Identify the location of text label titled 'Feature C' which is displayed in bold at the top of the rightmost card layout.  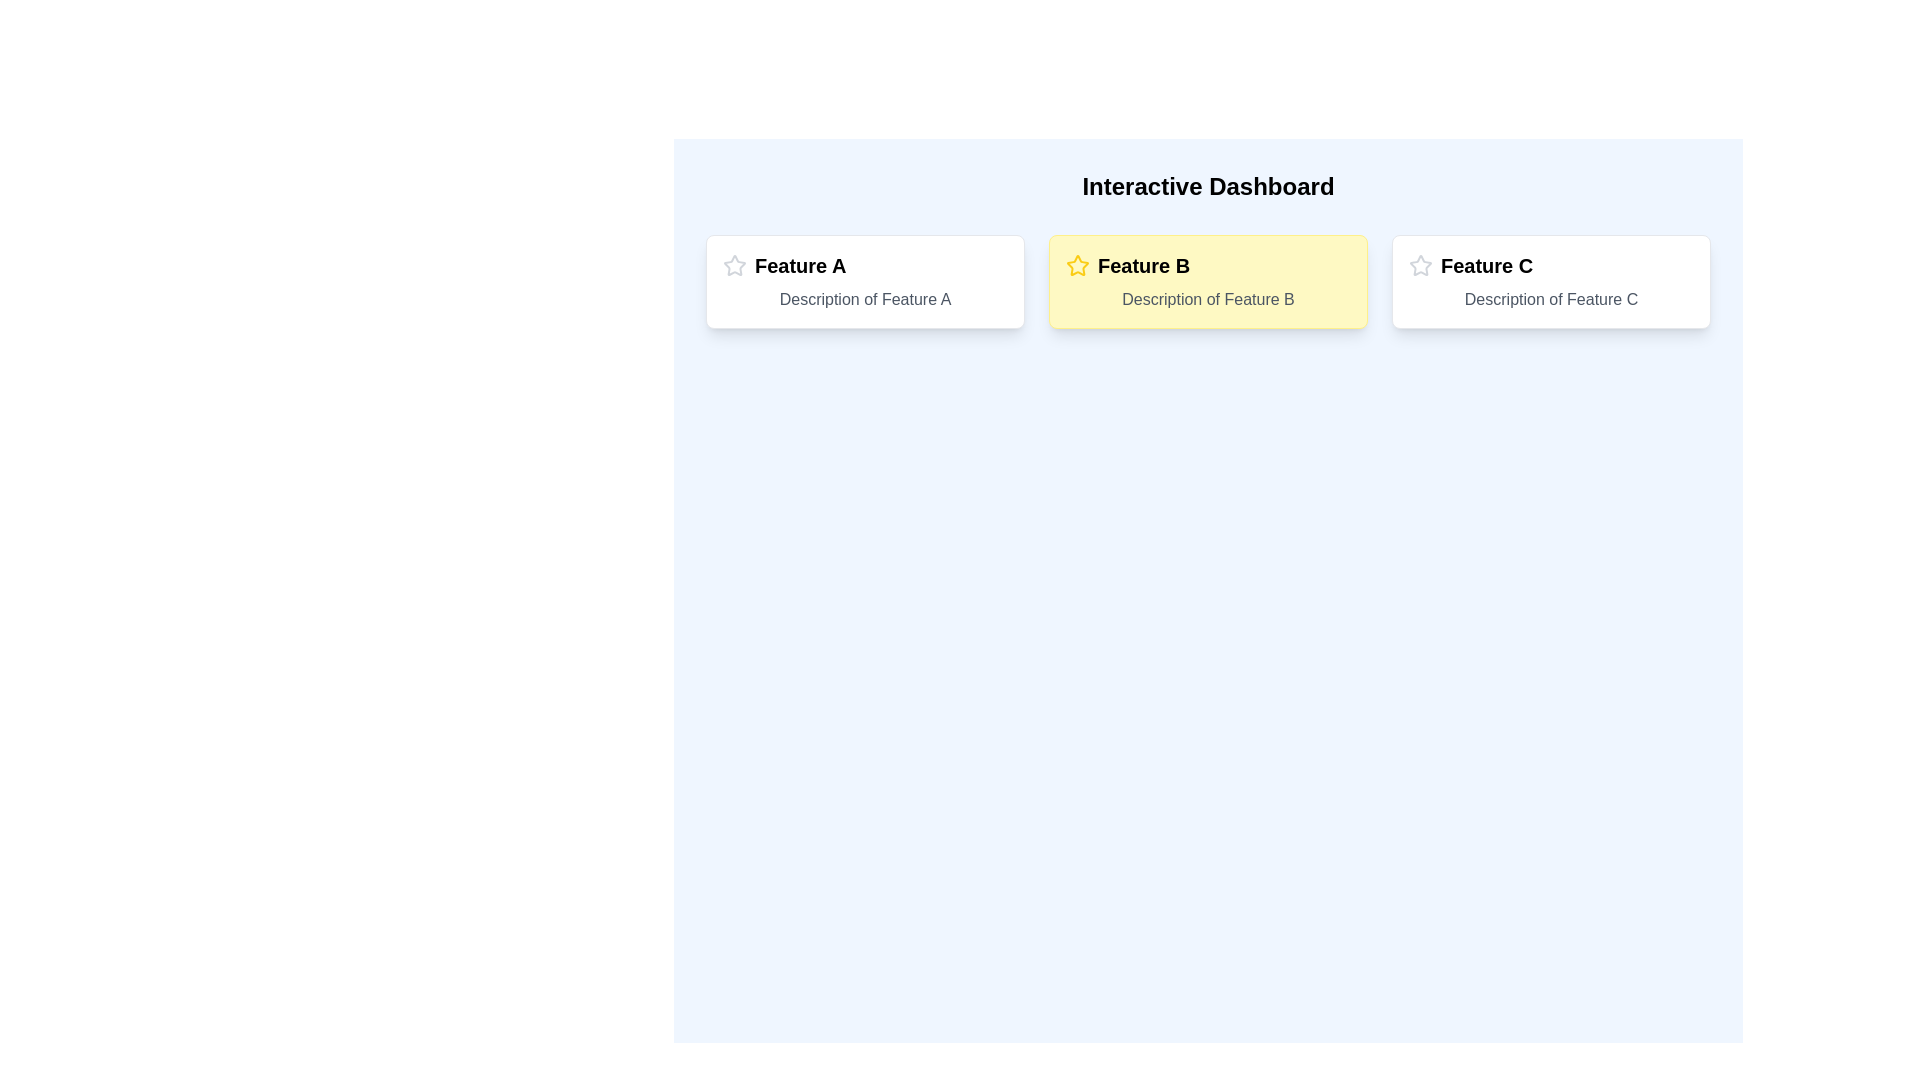
(1487, 265).